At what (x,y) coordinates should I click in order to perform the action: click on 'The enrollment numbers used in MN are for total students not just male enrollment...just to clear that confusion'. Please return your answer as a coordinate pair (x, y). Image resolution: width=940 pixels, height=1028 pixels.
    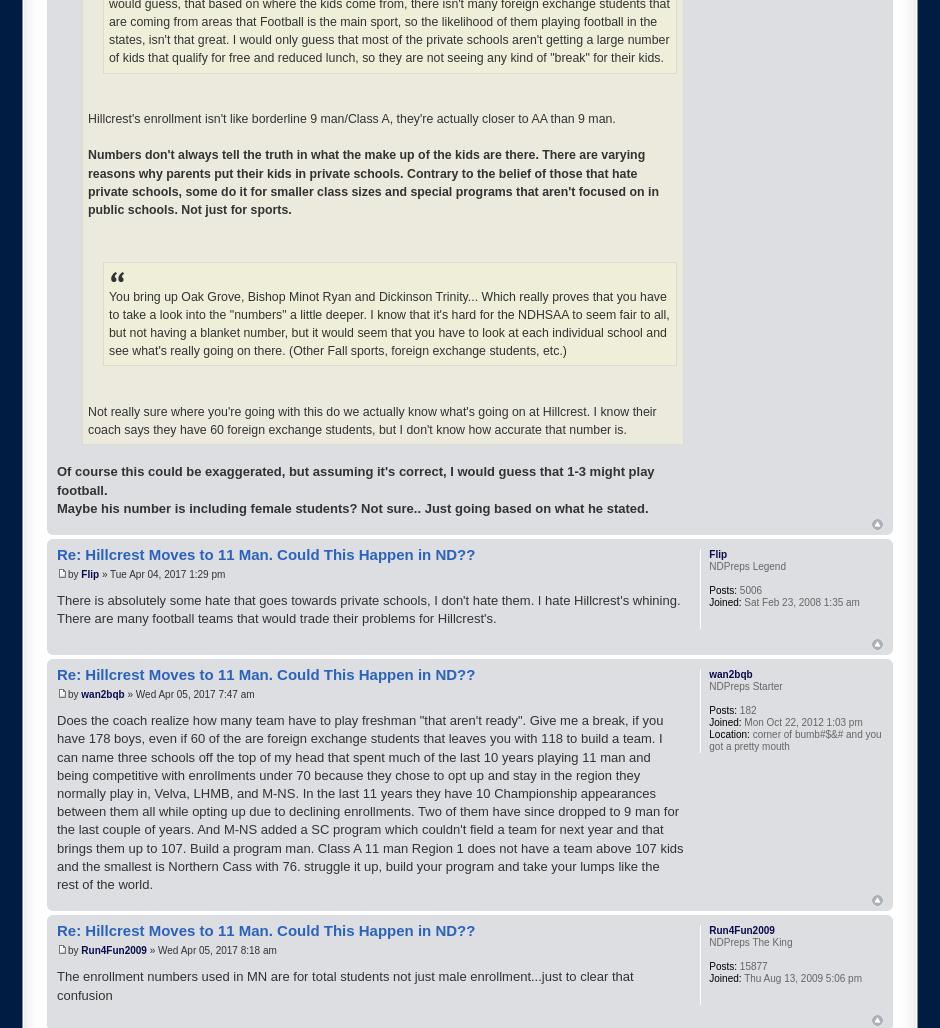
    Looking at the image, I should click on (344, 984).